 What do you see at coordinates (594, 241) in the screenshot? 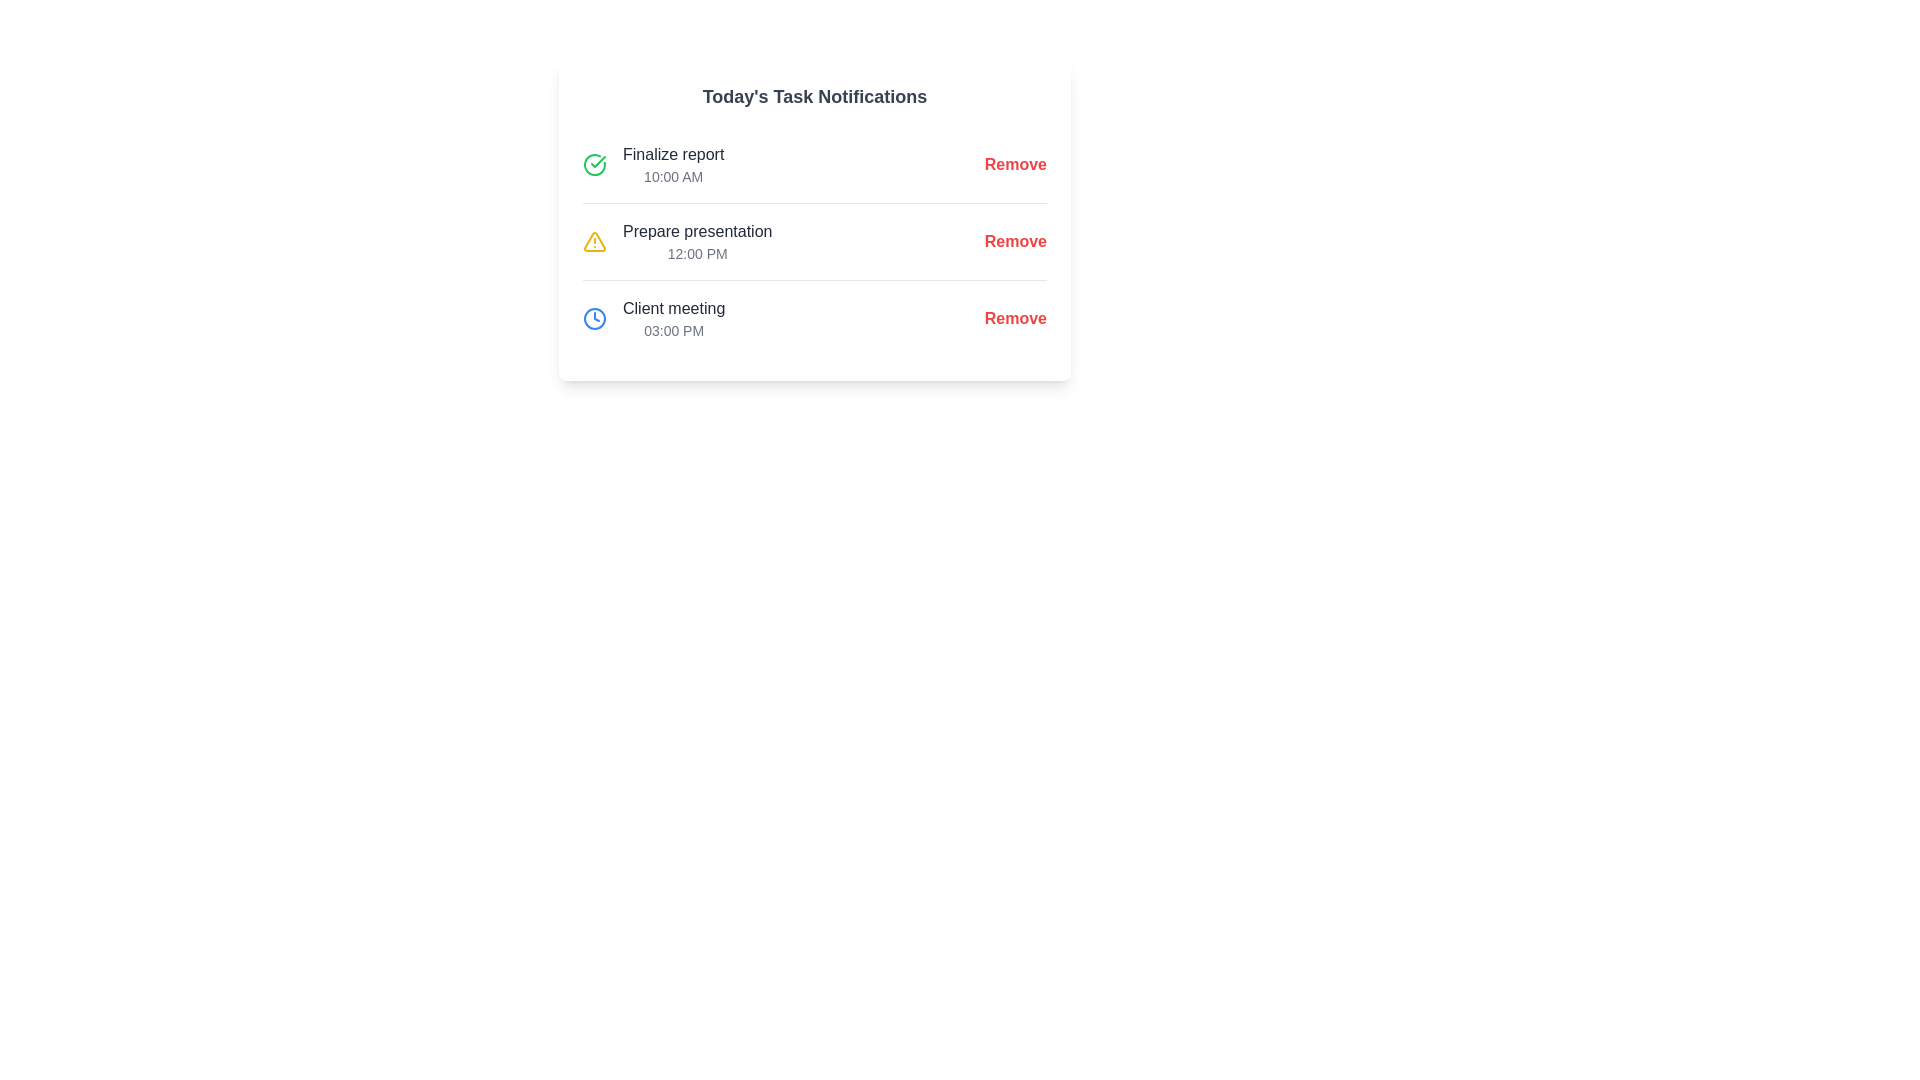
I see `the prominent yellow and black triangle icon with an exclamation mark, located to the left of the 'Prepare presentation' text and aligned with the '12:00 PM' time label in the task notifications list` at bounding box center [594, 241].